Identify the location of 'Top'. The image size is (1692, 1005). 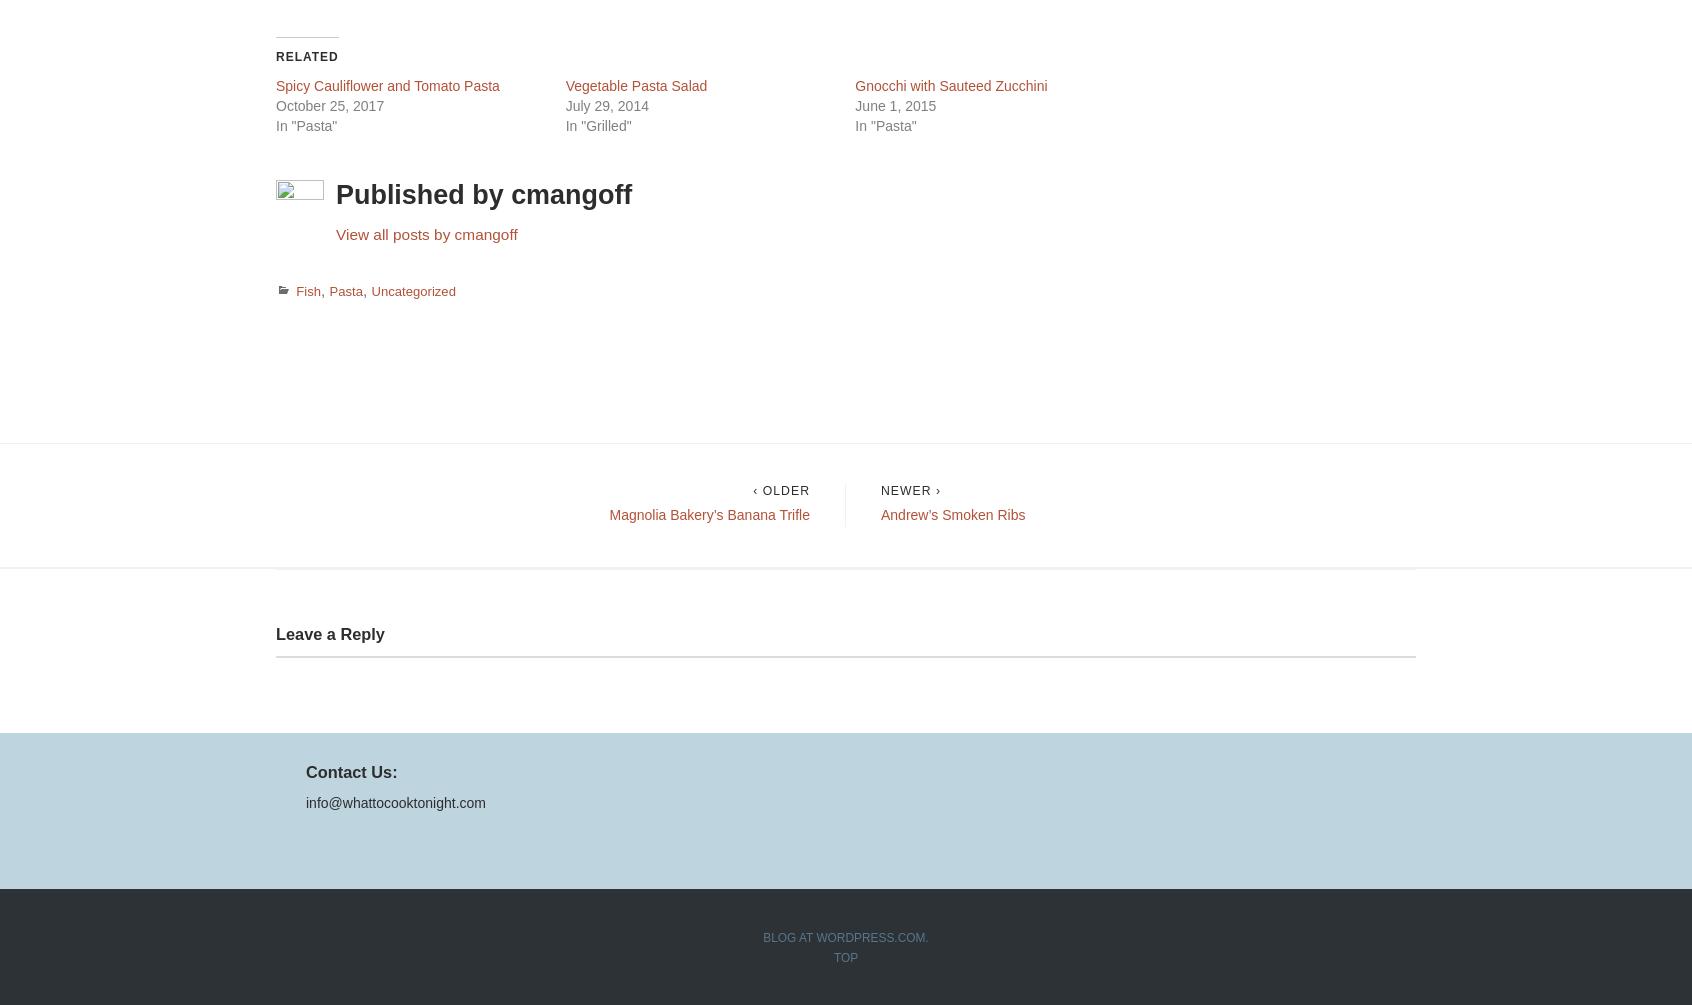
(845, 955).